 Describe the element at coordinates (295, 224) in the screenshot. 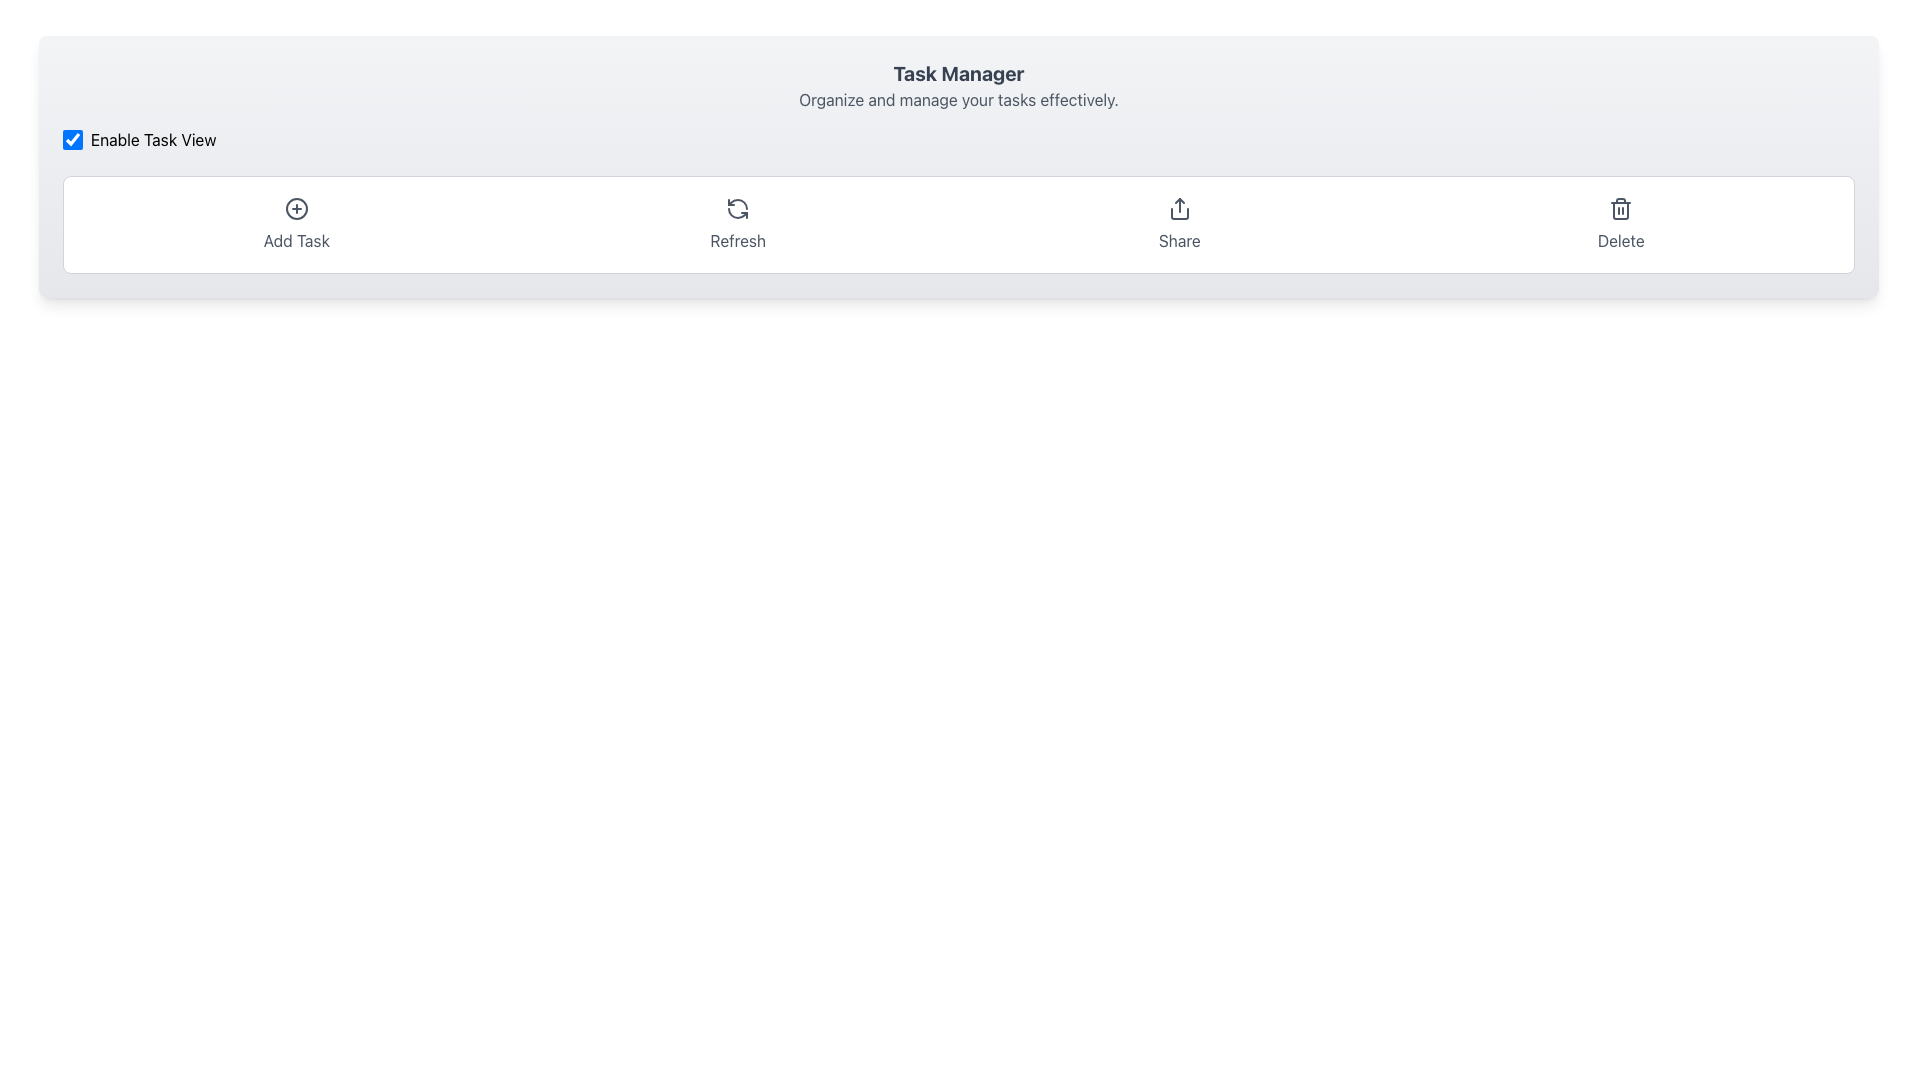

I see `the first button on the left used` at that location.